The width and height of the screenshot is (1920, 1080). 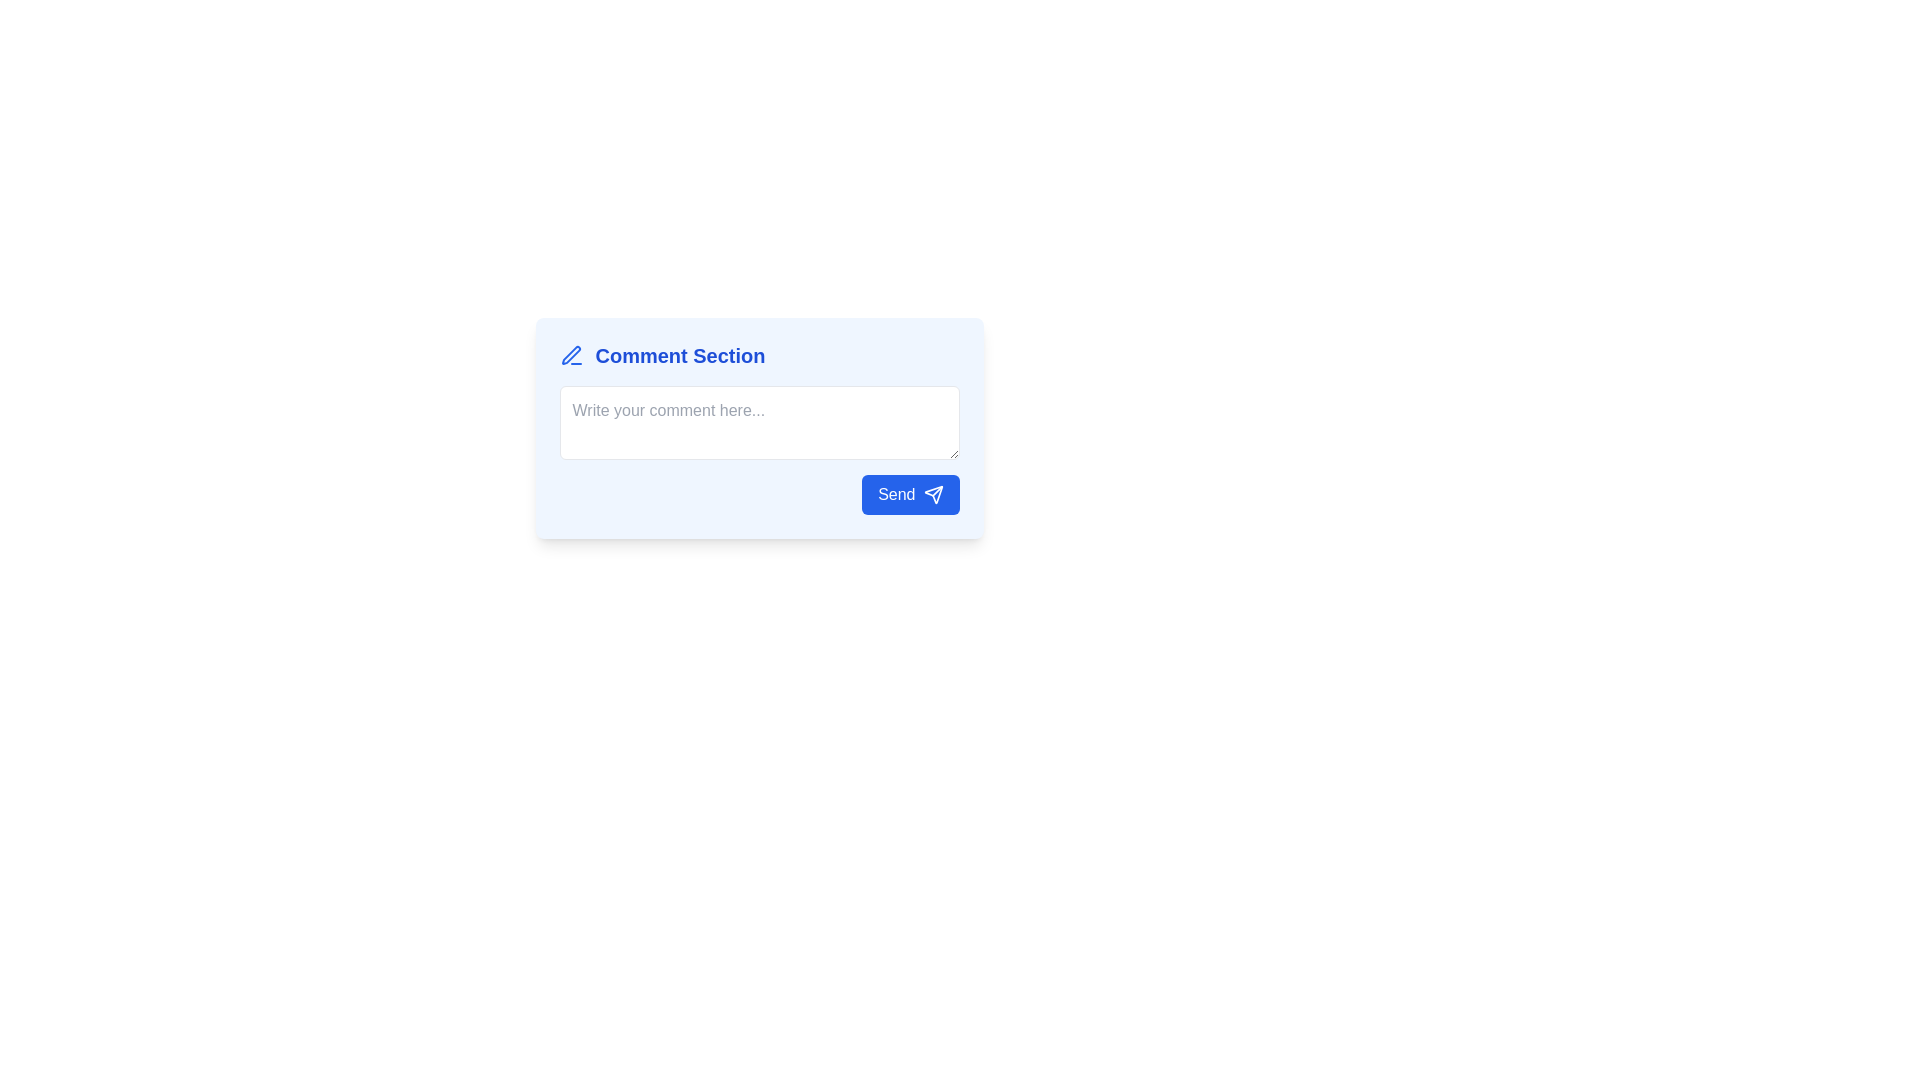 What do you see at coordinates (909, 494) in the screenshot?
I see `the button located at the bottom-right corner of the comment submission section` at bounding box center [909, 494].